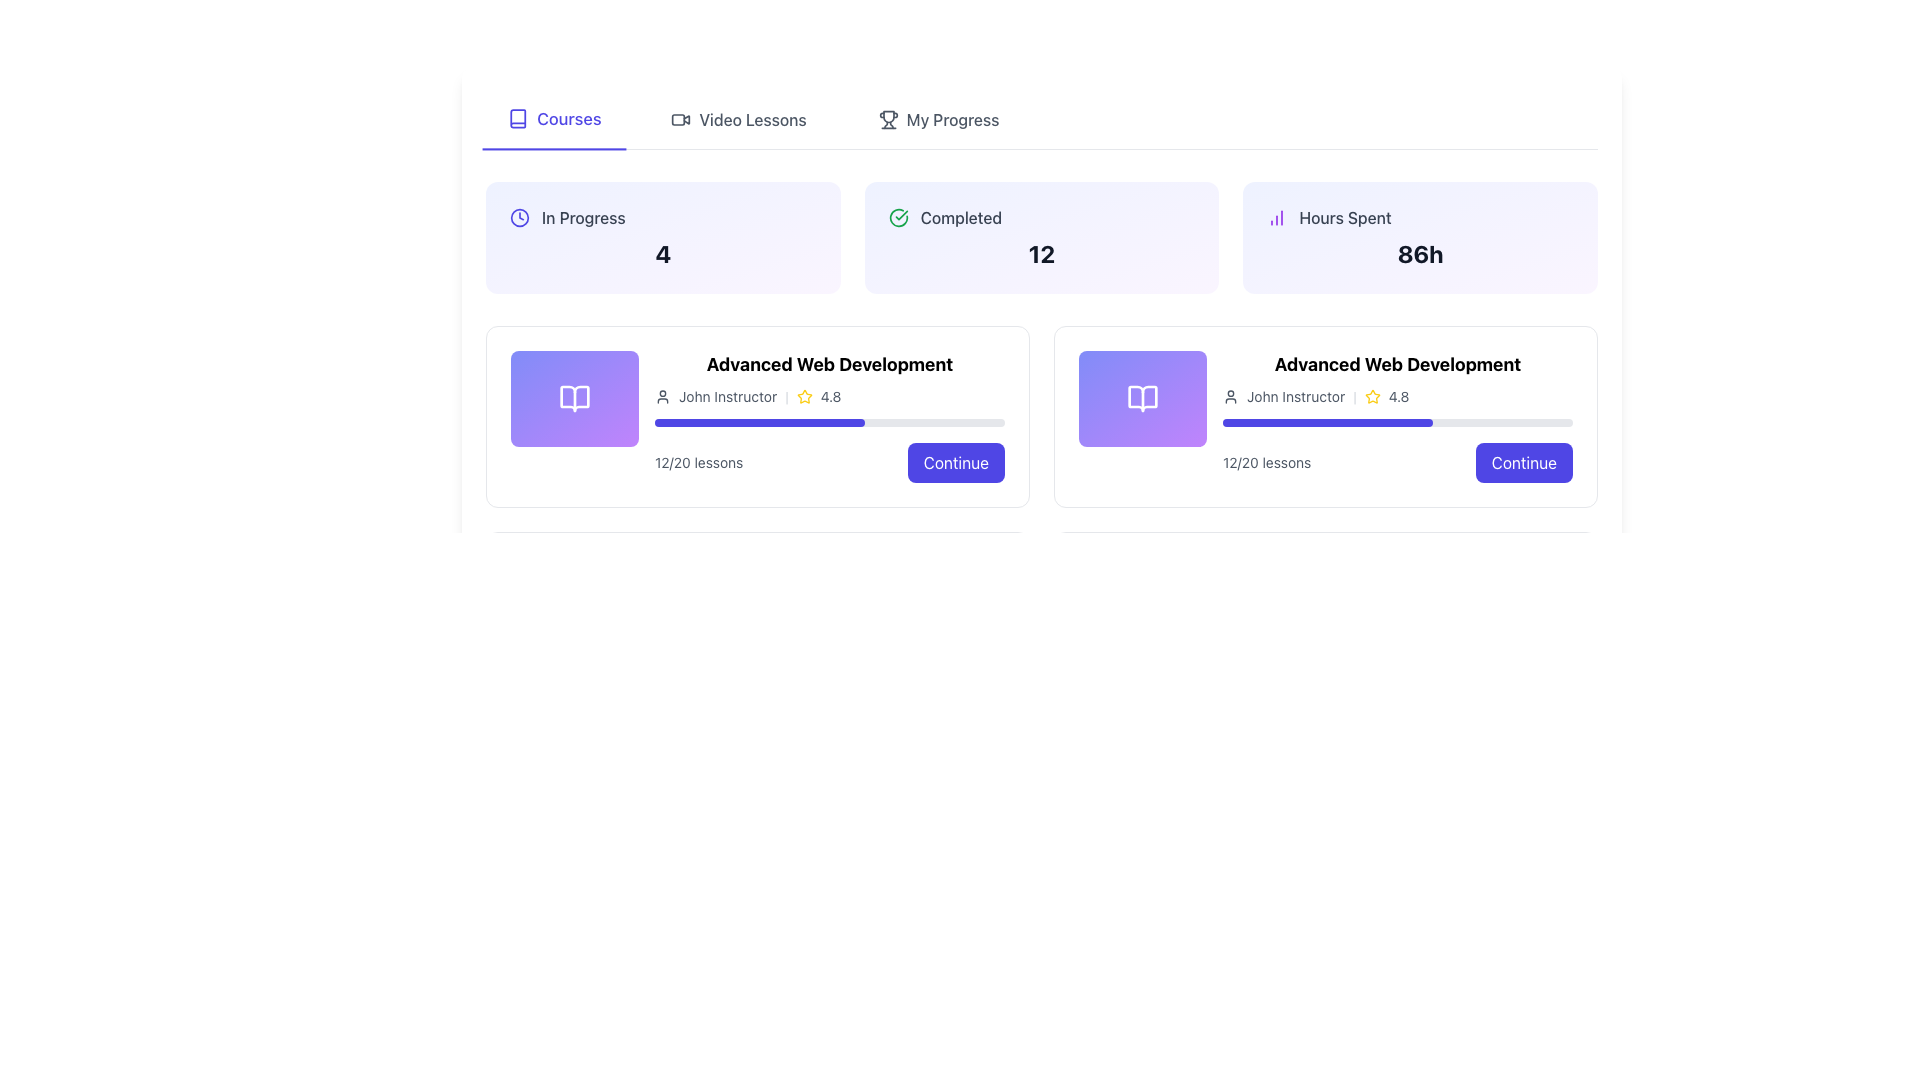 The image size is (1920, 1080). I want to click on the vertical gray separator located between 'John Instructor' and a star icon in the user information row, so click(786, 397).